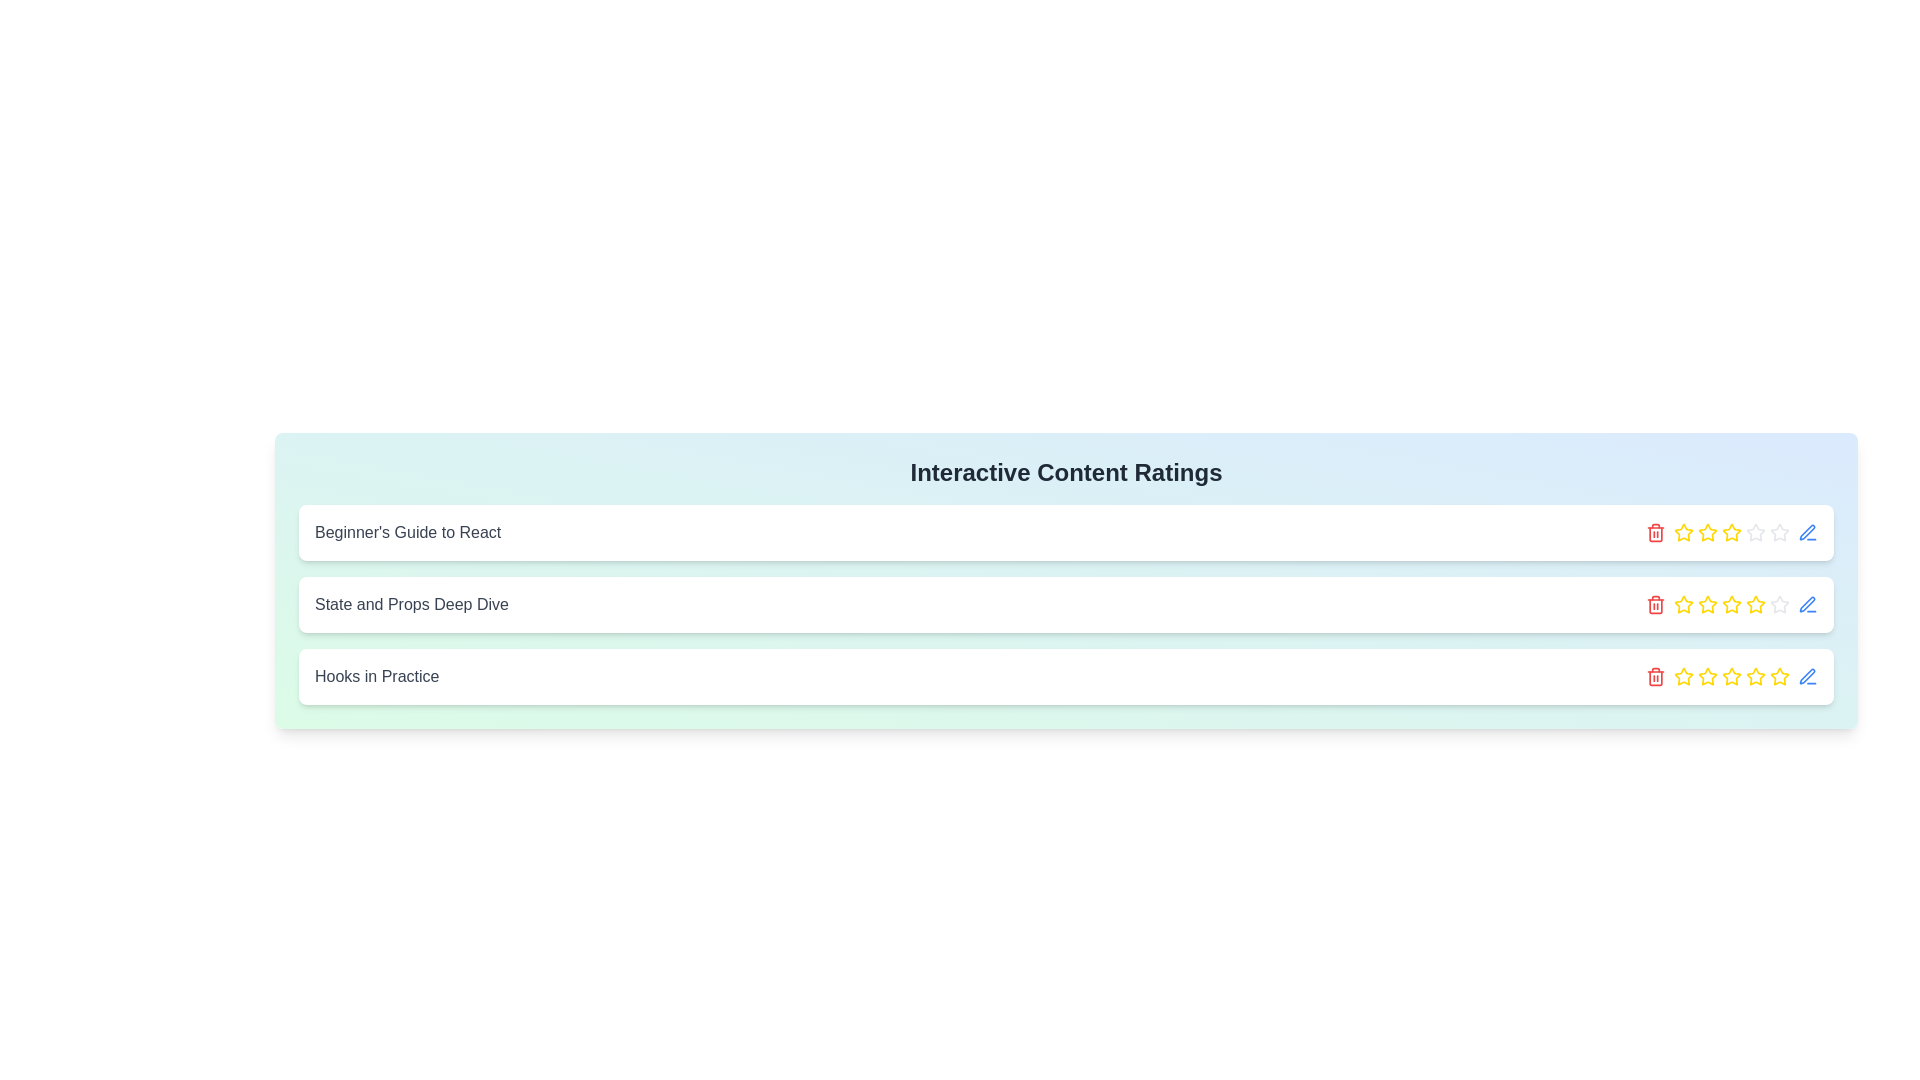 The image size is (1920, 1080). What do you see at coordinates (1706, 675) in the screenshot?
I see `the second star rating icon, which is gold and hollow, located in the third row next to the 'Hooks in Practice' label to give a rating` at bounding box center [1706, 675].